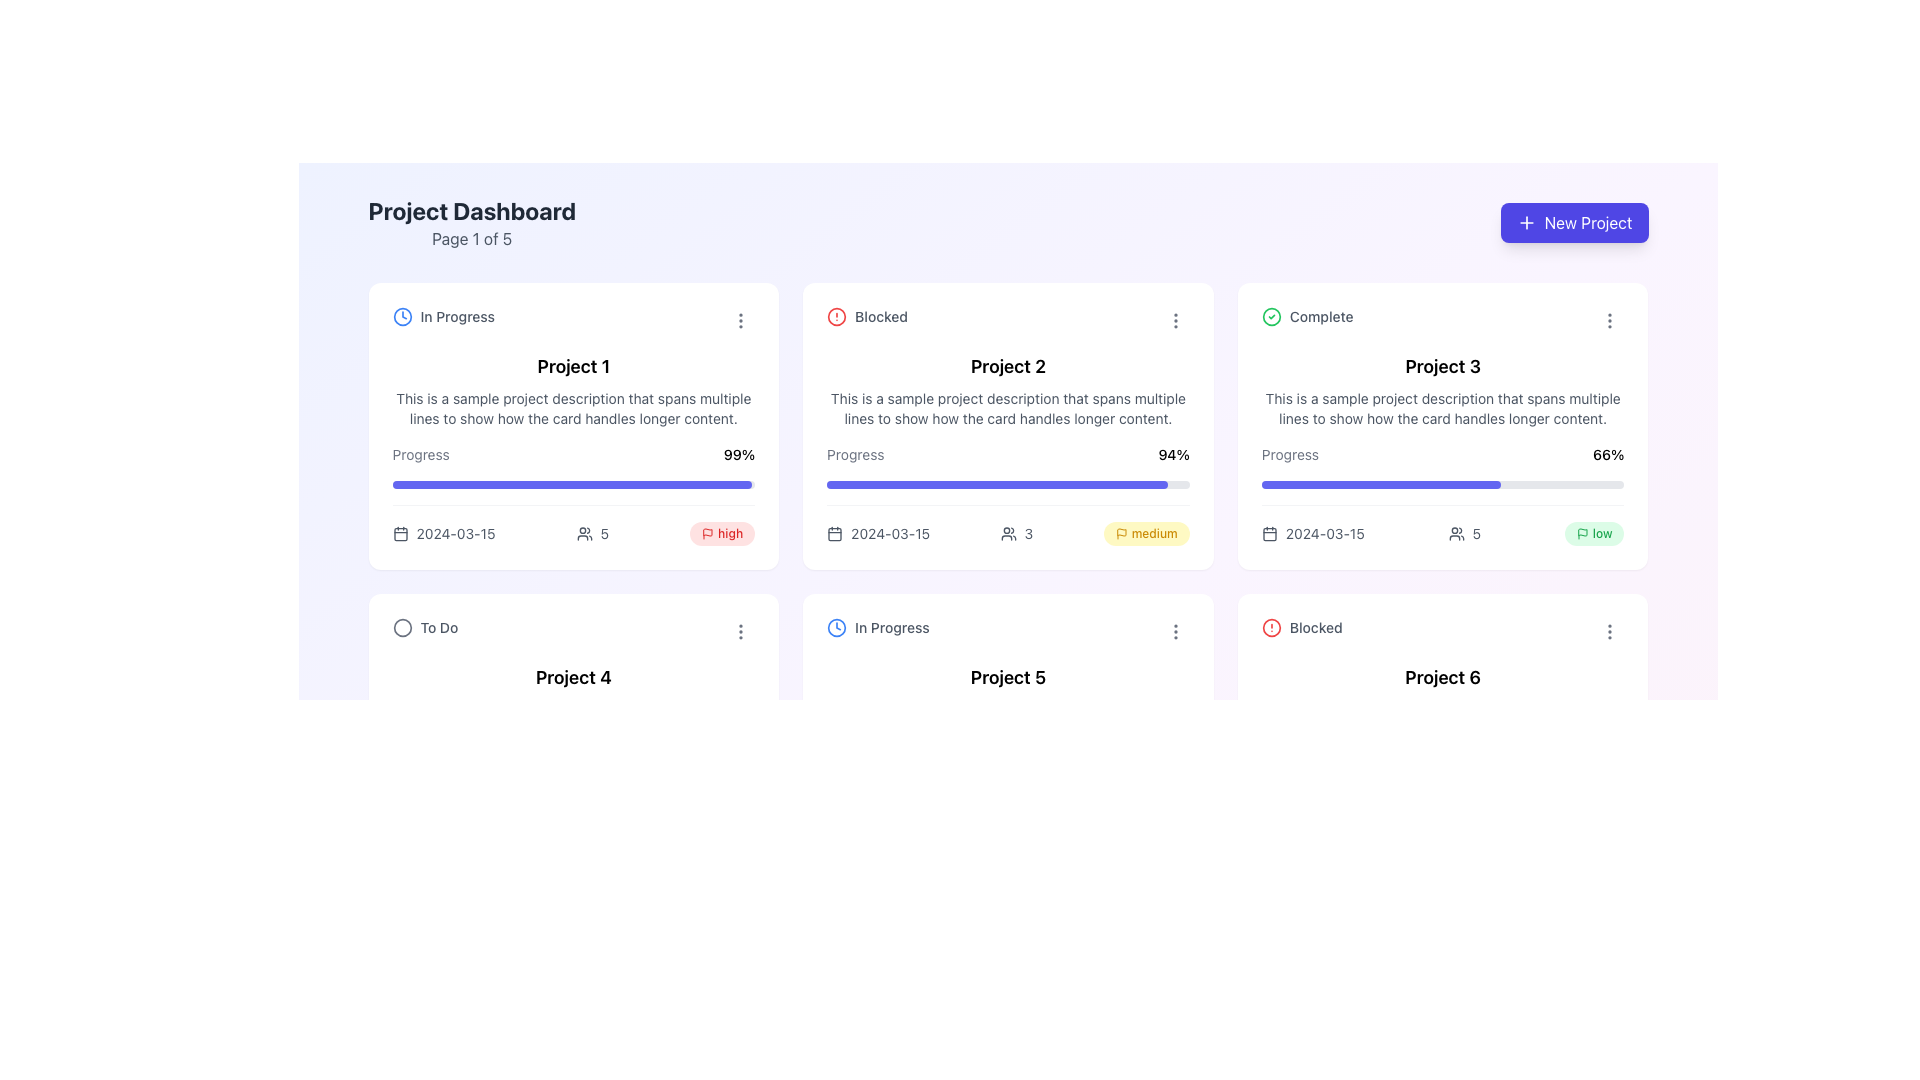  What do you see at coordinates (1443, 485) in the screenshot?
I see `the progress bar indicating 66% completion for 'Project 3' located in the third column of the top row, beneath the 'Progress' label` at bounding box center [1443, 485].